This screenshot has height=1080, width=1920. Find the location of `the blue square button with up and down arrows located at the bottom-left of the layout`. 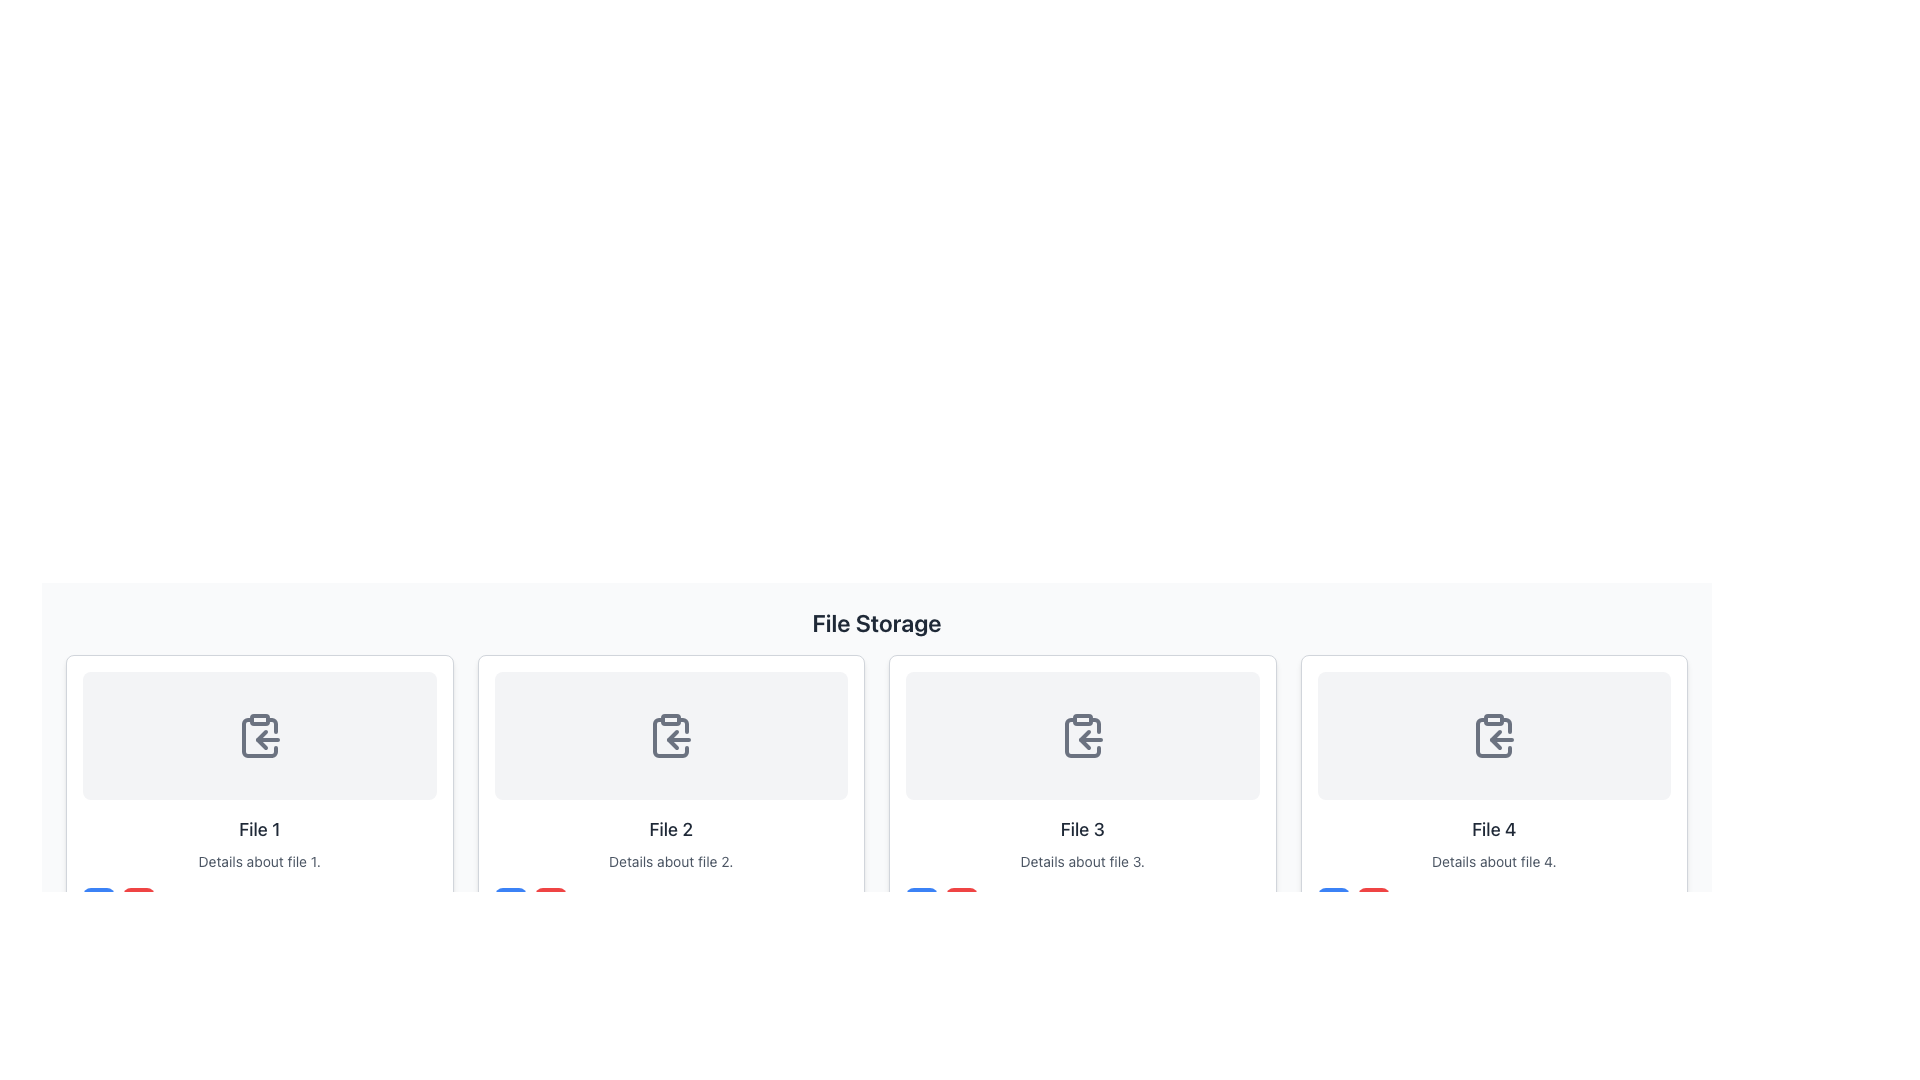

the blue square button with up and down arrows located at the bottom-left of the layout is located at coordinates (98, 903).